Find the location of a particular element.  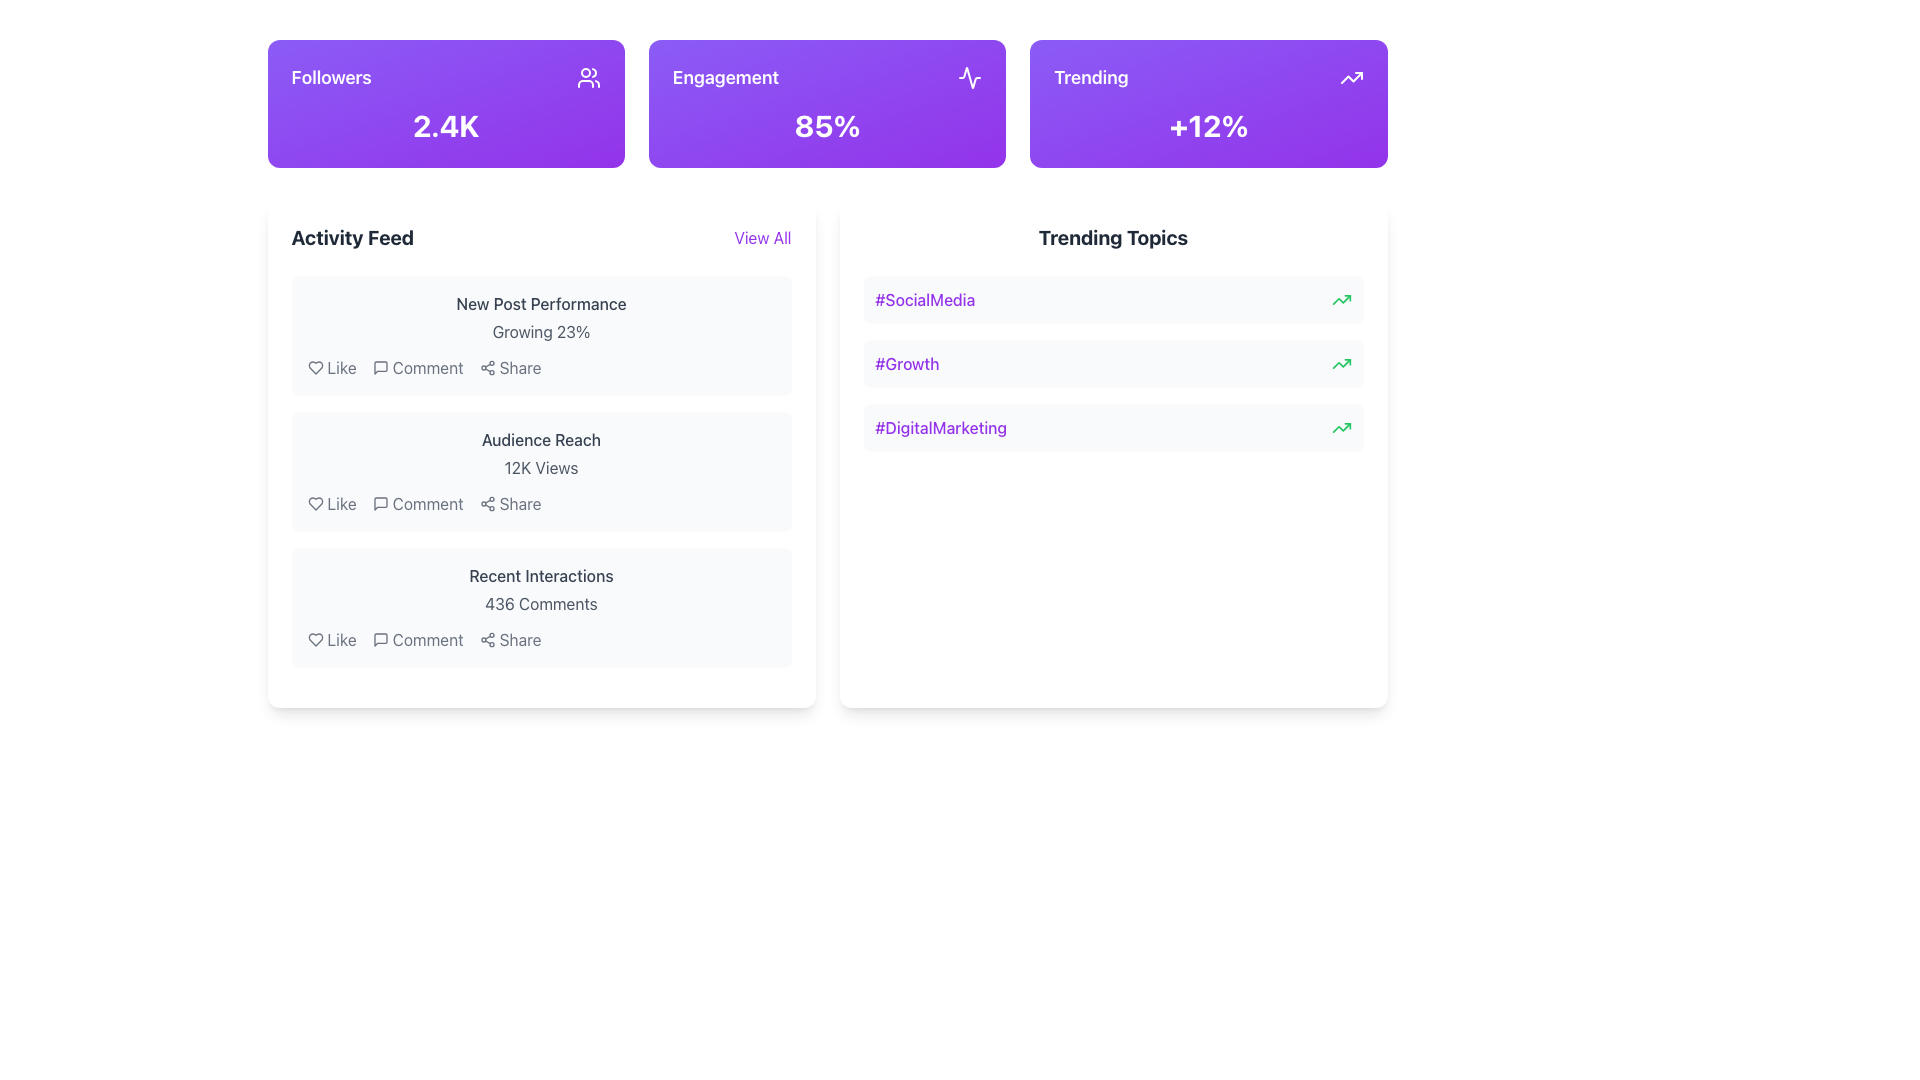

text header that serves as the title for the section displaying trending topics and popular hashtags, located at the top of the card containing this content is located at coordinates (1112, 237).